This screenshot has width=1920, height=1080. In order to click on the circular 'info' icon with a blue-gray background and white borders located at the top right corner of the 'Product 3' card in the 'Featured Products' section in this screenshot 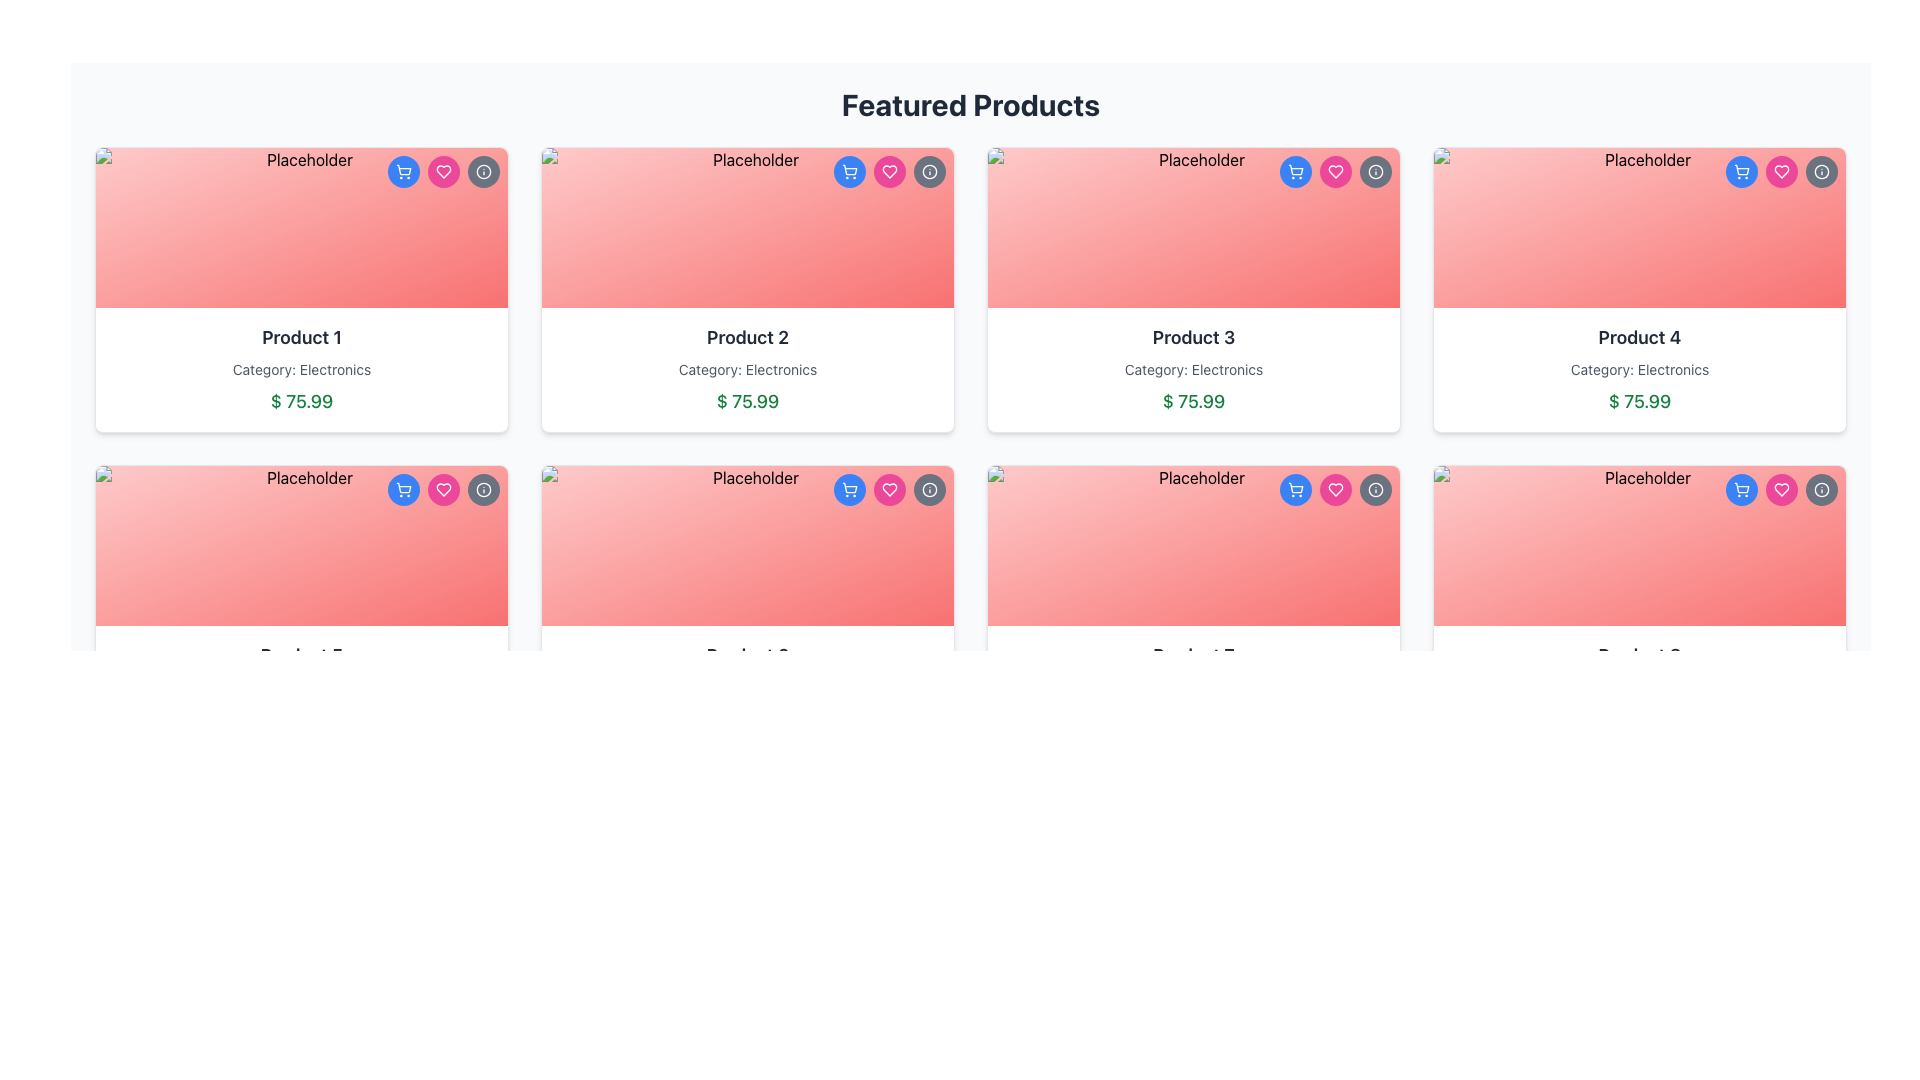, I will do `click(1375, 171)`.